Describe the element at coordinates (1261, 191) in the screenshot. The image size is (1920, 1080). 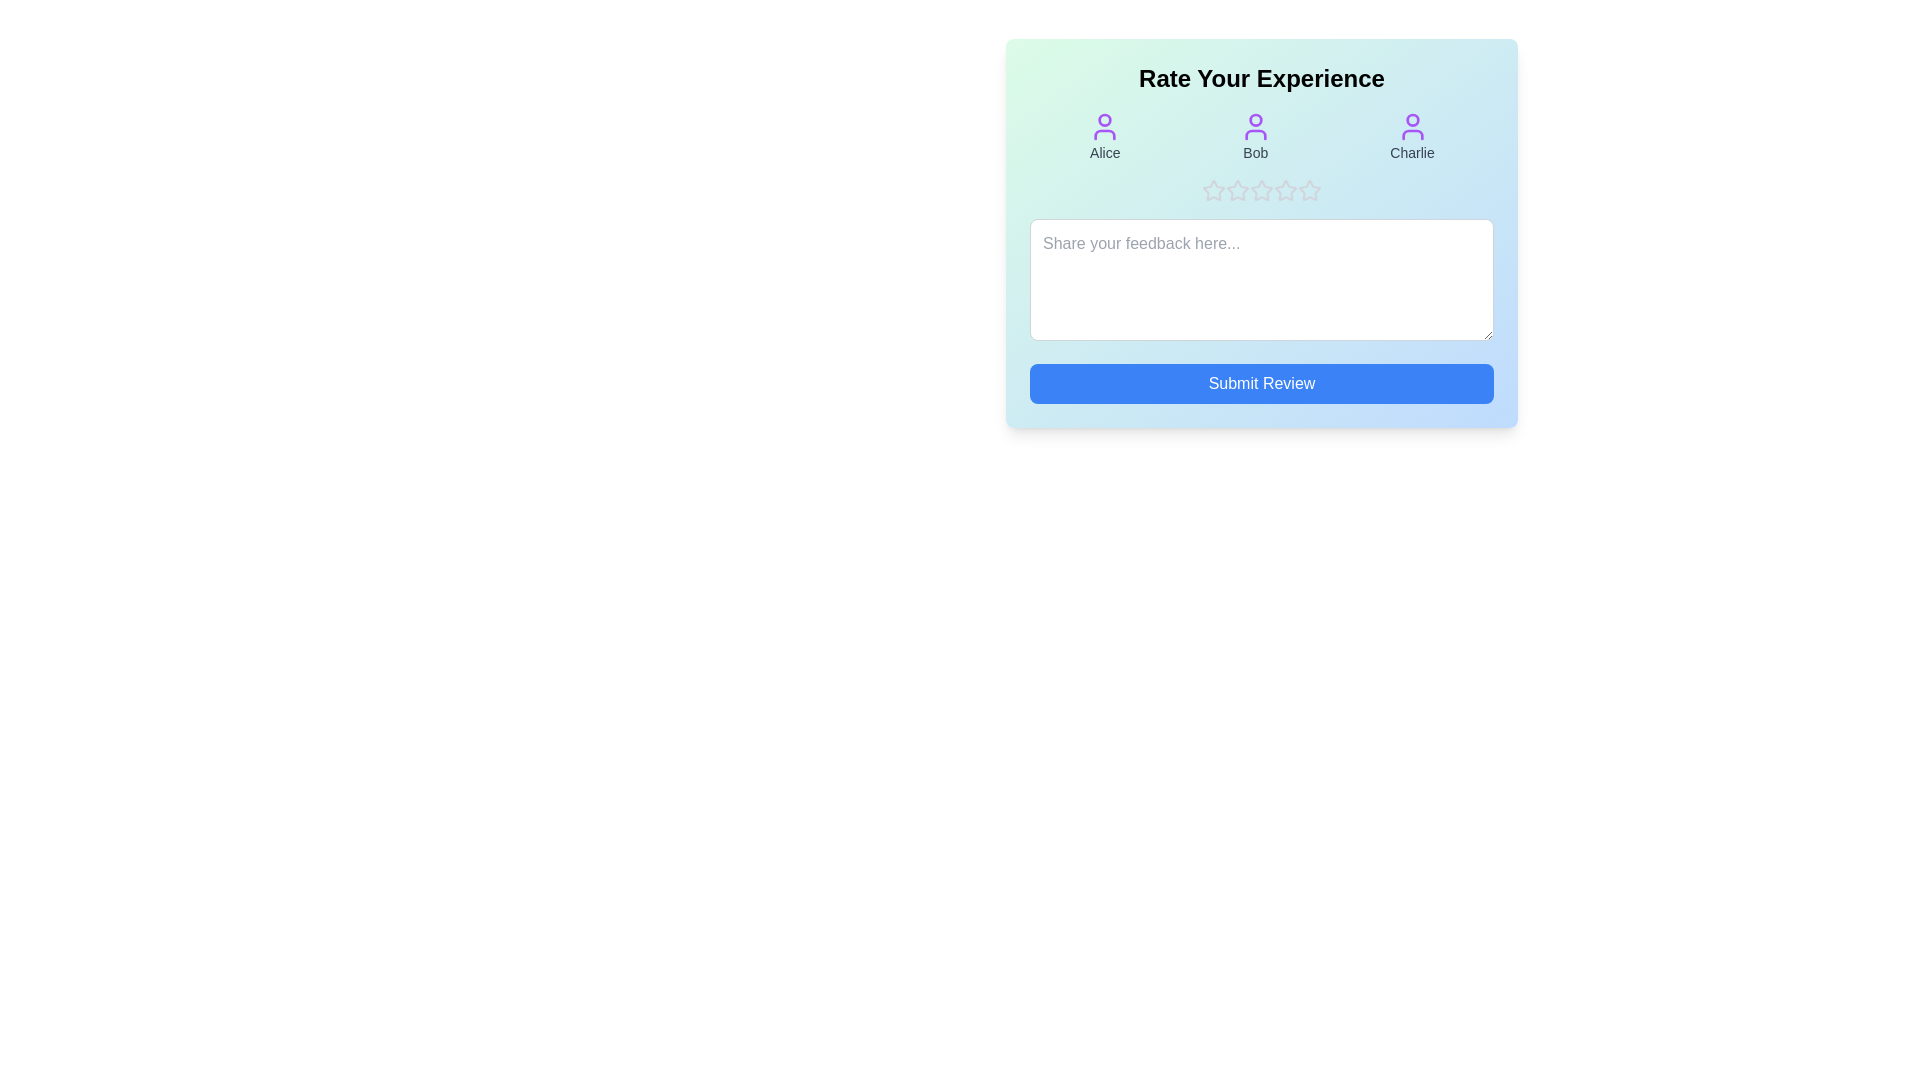
I see `the product rating to 3 stars by clicking on the corresponding star` at that location.